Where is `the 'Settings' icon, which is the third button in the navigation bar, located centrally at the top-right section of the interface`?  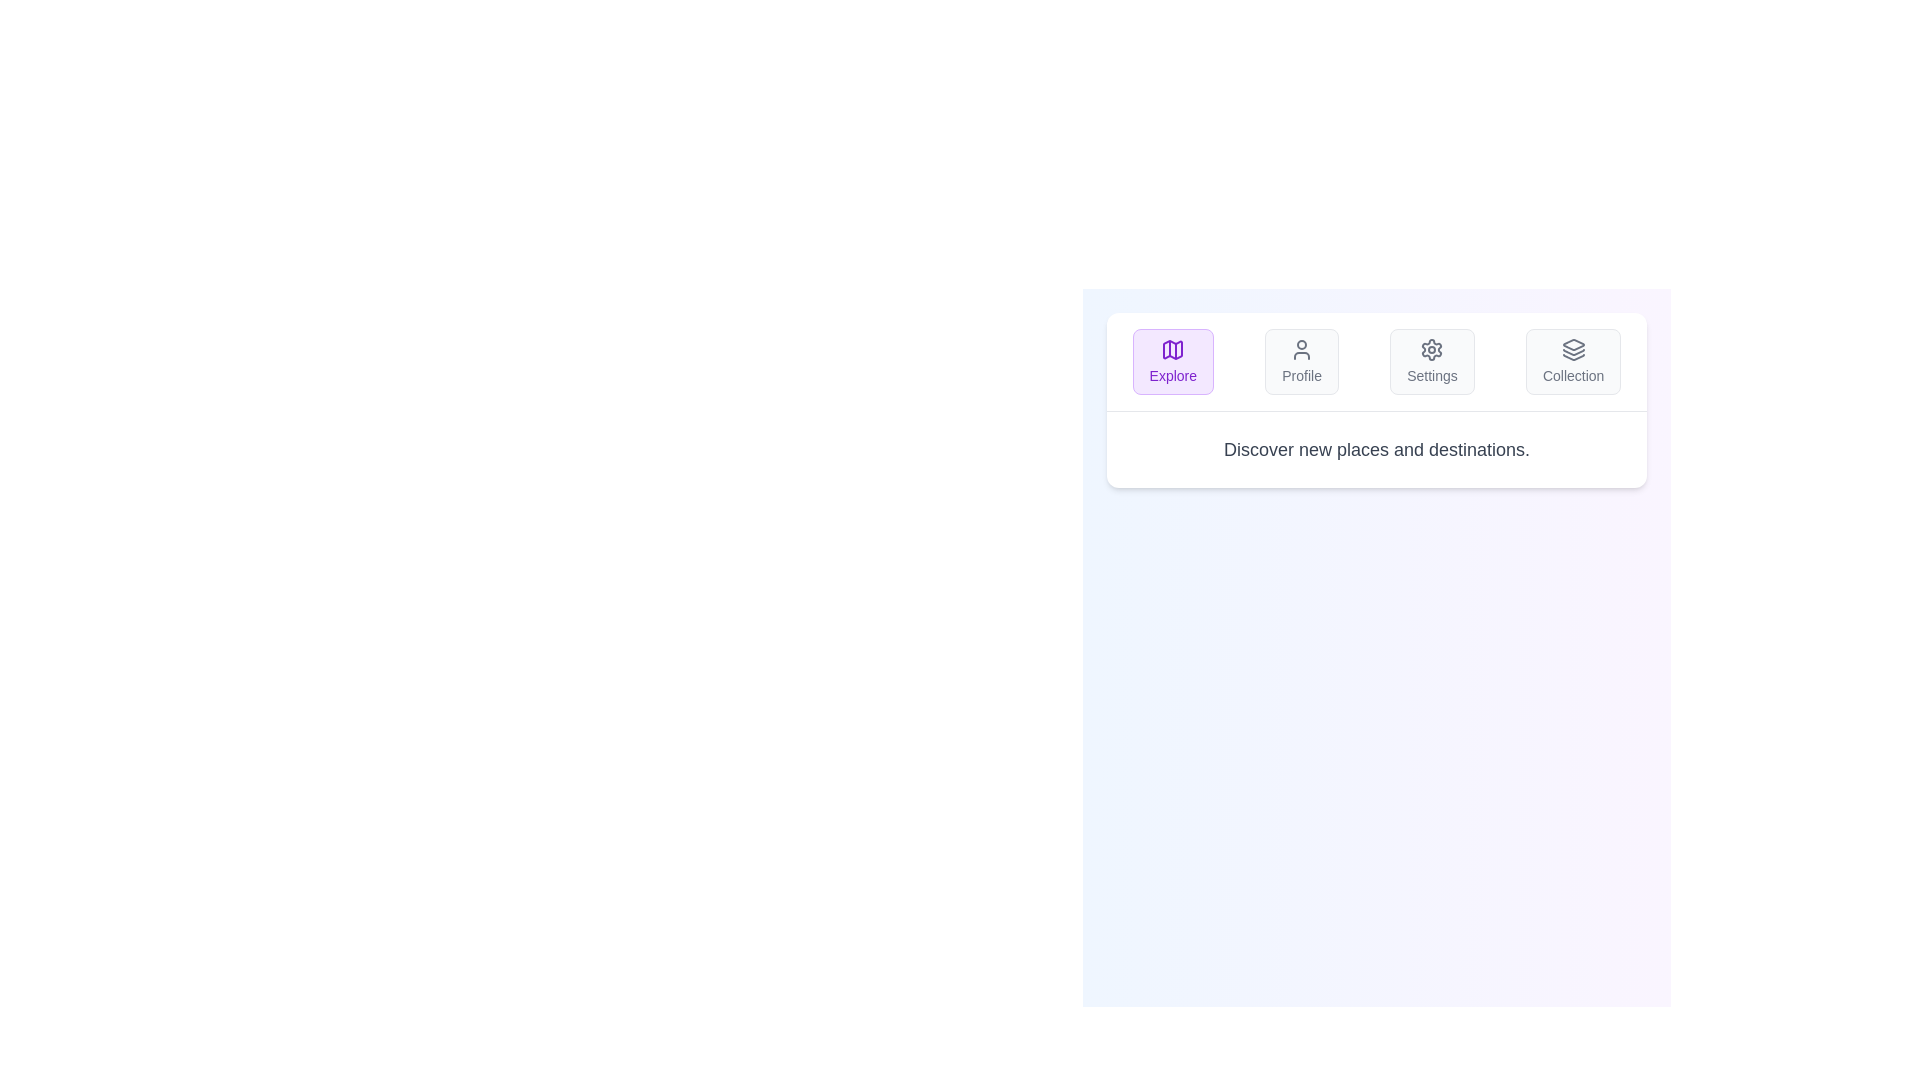 the 'Settings' icon, which is the third button in the navigation bar, located centrally at the top-right section of the interface is located at coordinates (1431, 349).